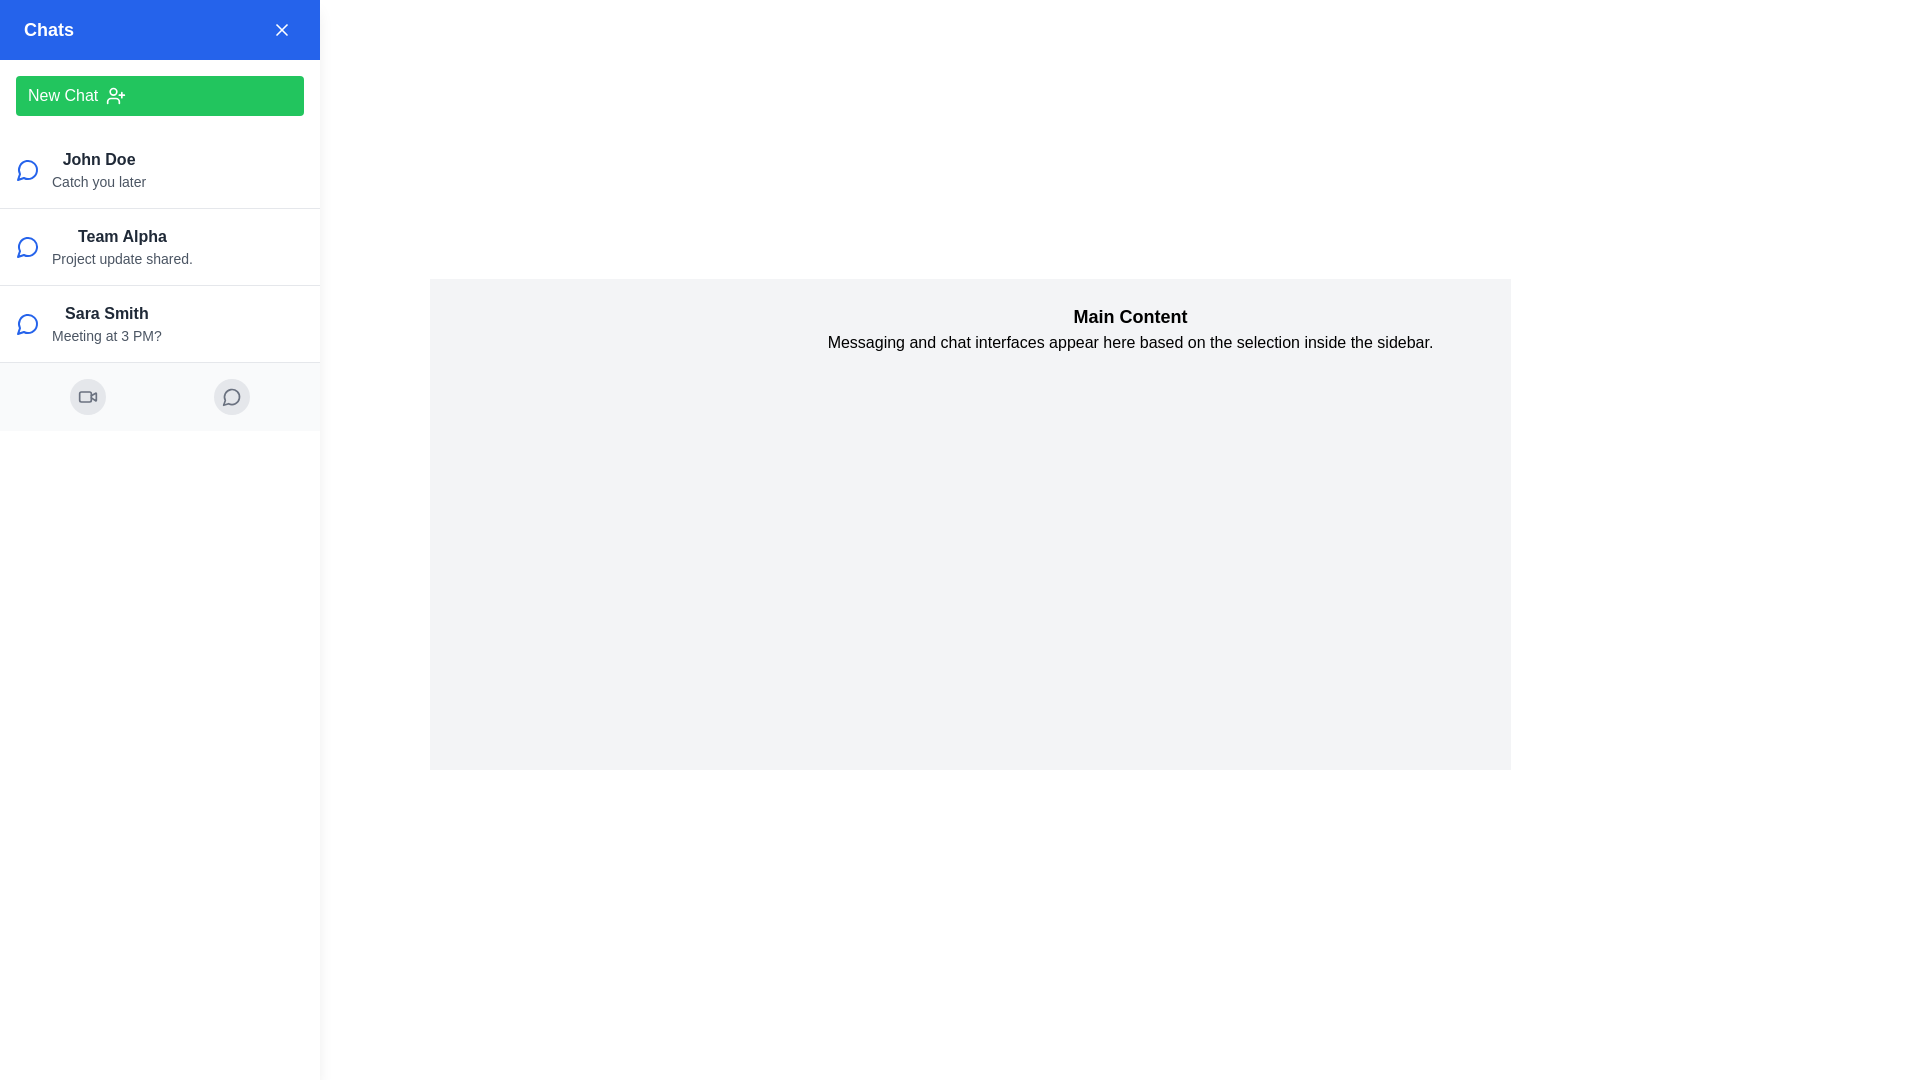 This screenshot has width=1920, height=1080. Describe the element at coordinates (121, 245) in the screenshot. I see `the second chat entry text block labeled 'Team Alpha'` at that location.